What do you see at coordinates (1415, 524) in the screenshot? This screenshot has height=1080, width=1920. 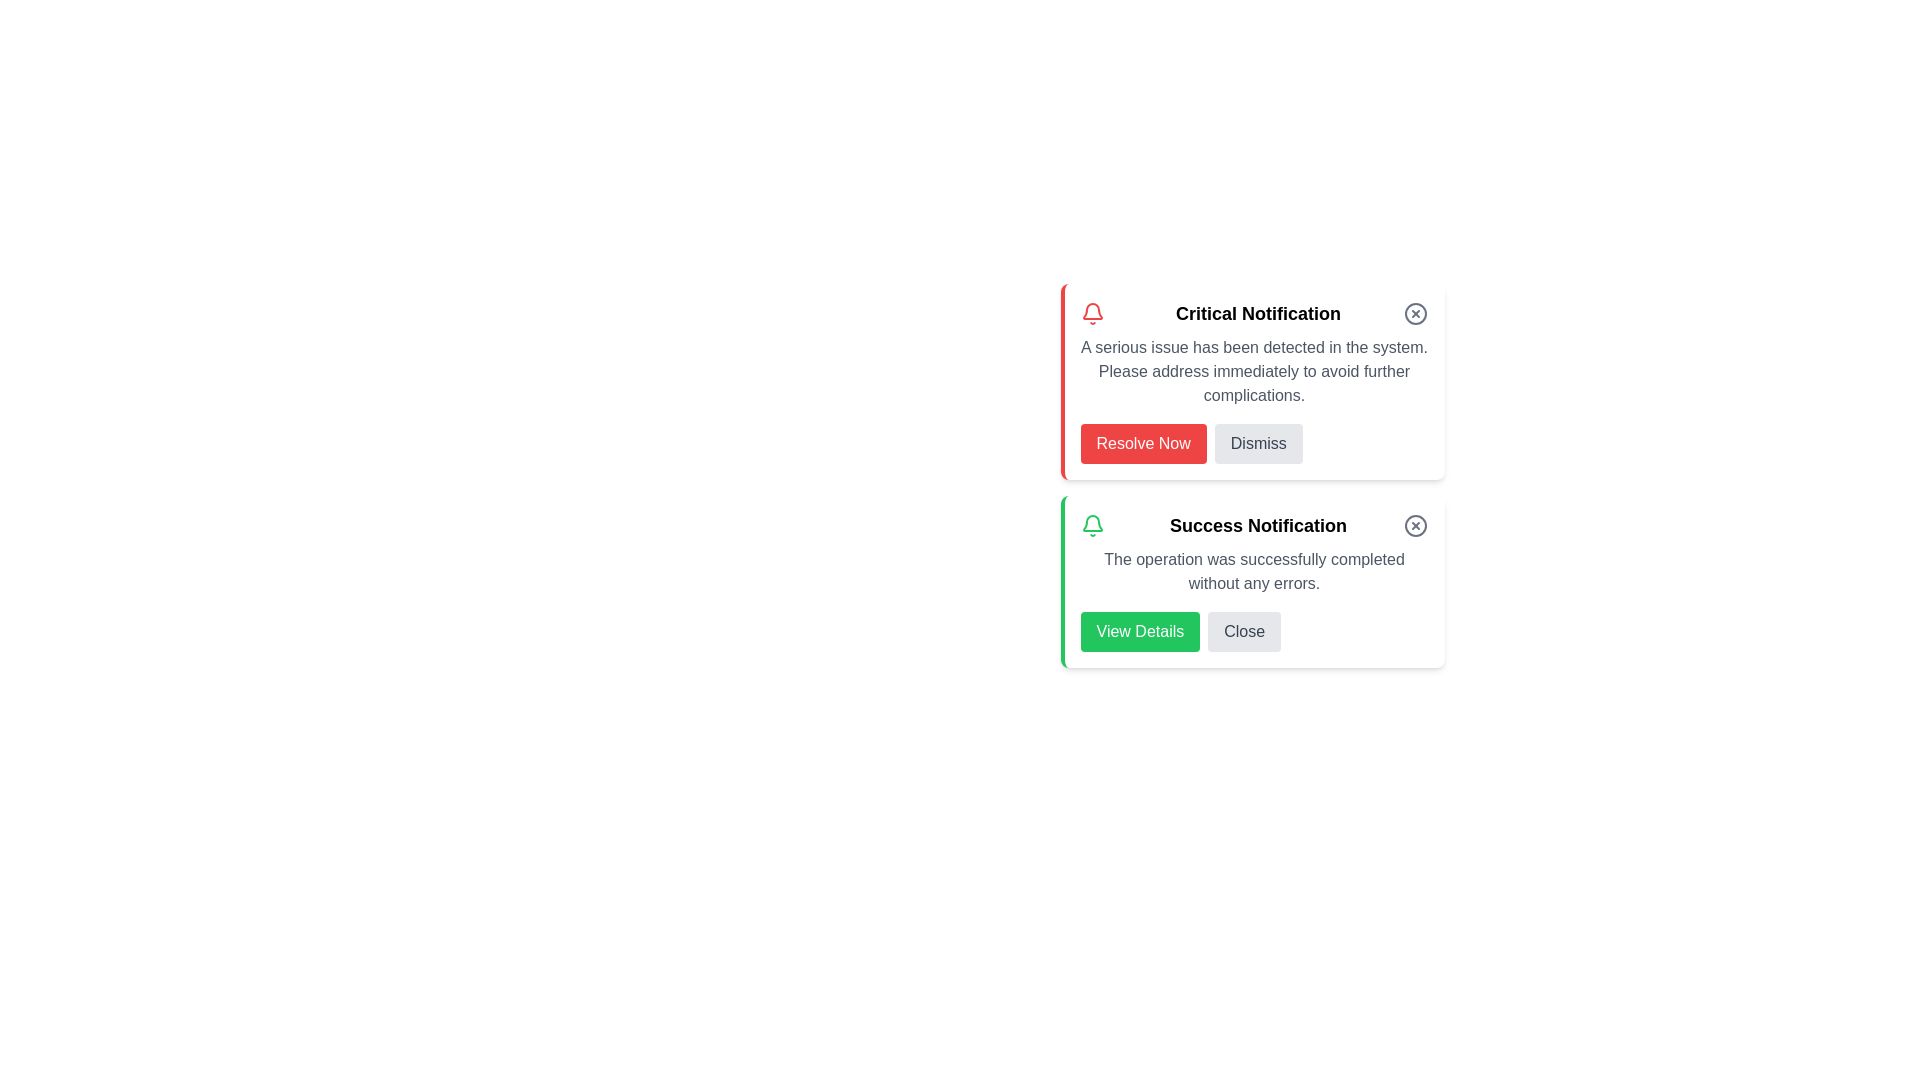 I see `the decorative circular outline that serves as a visual decoration for the 'Close' icon in the top-right corner of the 'Success Notification' card` at bounding box center [1415, 524].